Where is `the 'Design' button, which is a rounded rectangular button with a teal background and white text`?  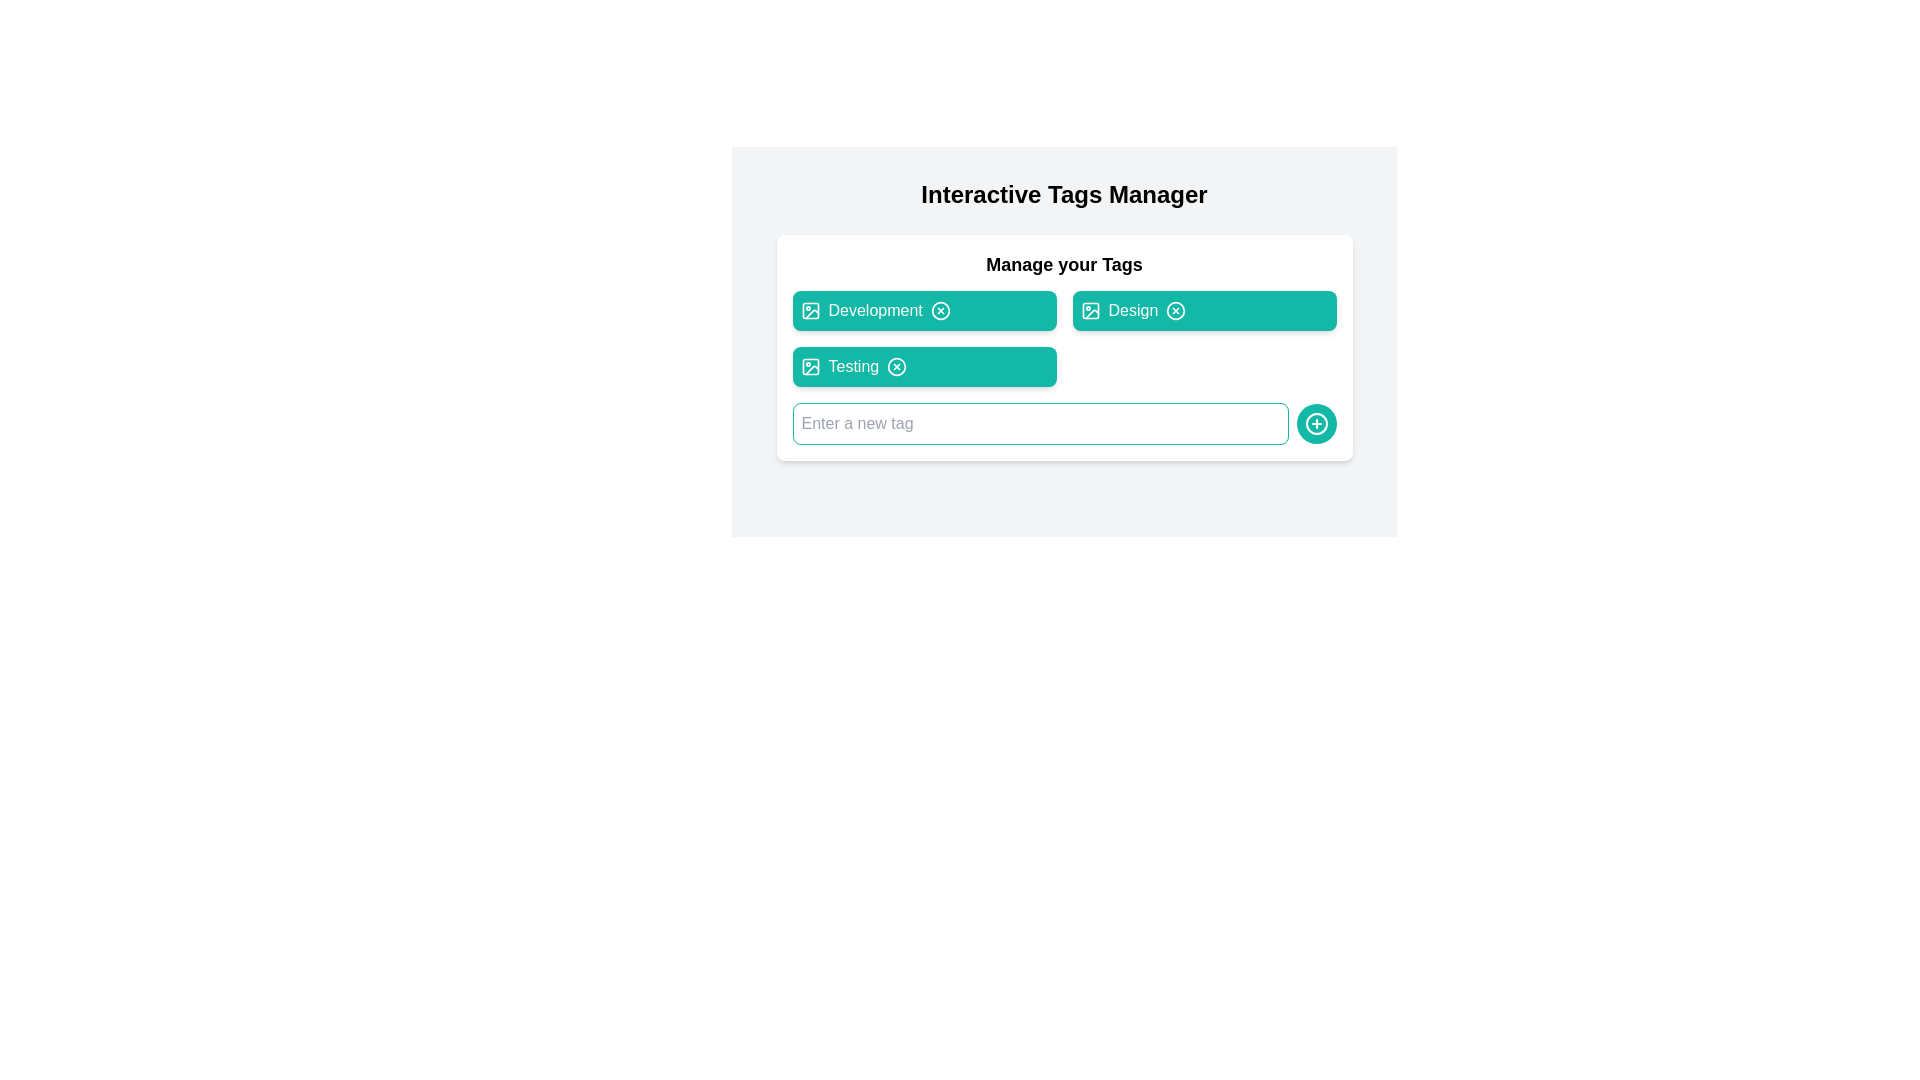
the 'Design' button, which is a rounded rectangular button with a teal background and white text is located at coordinates (1203, 311).